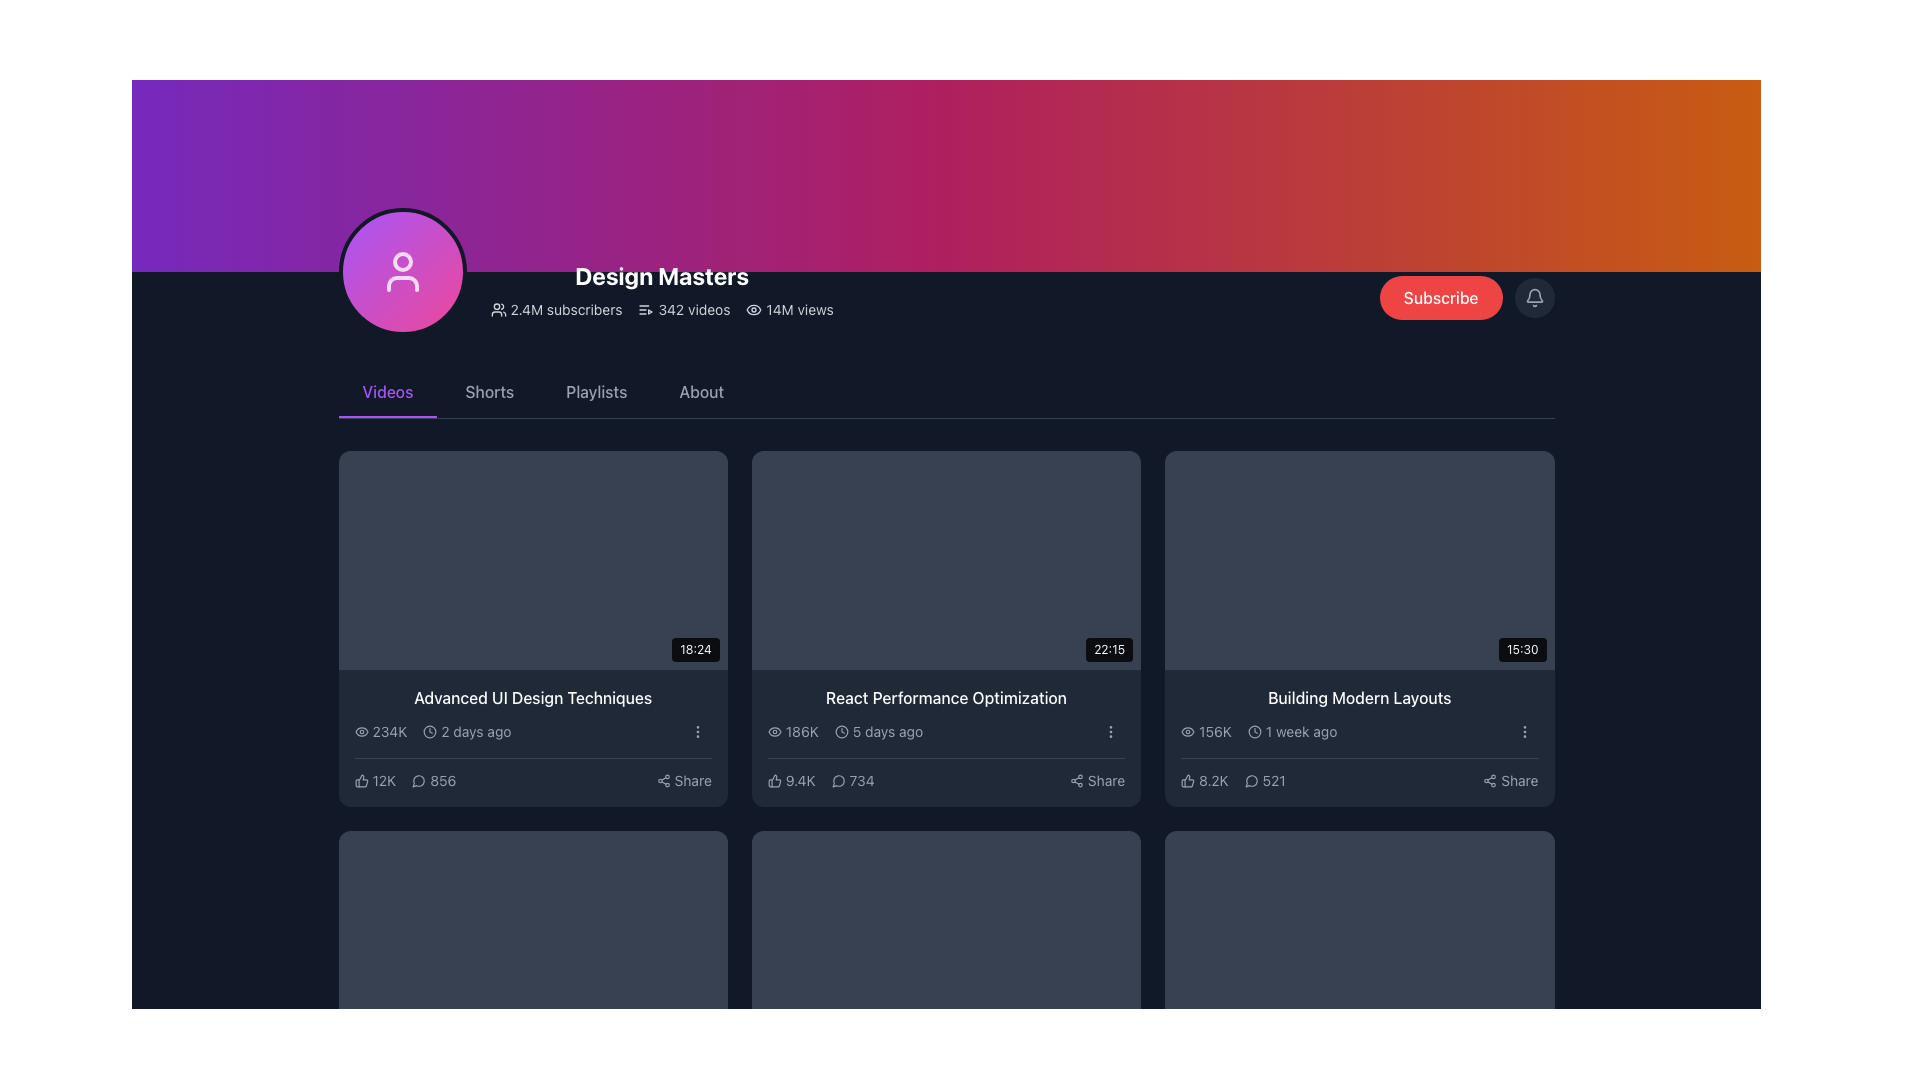  What do you see at coordinates (684, 309) in the screenshot?
I see `text '342 videos' displayed with an icon resembling a list with a play button, located in the information section of the user interface` at bounding box center [684, 309].